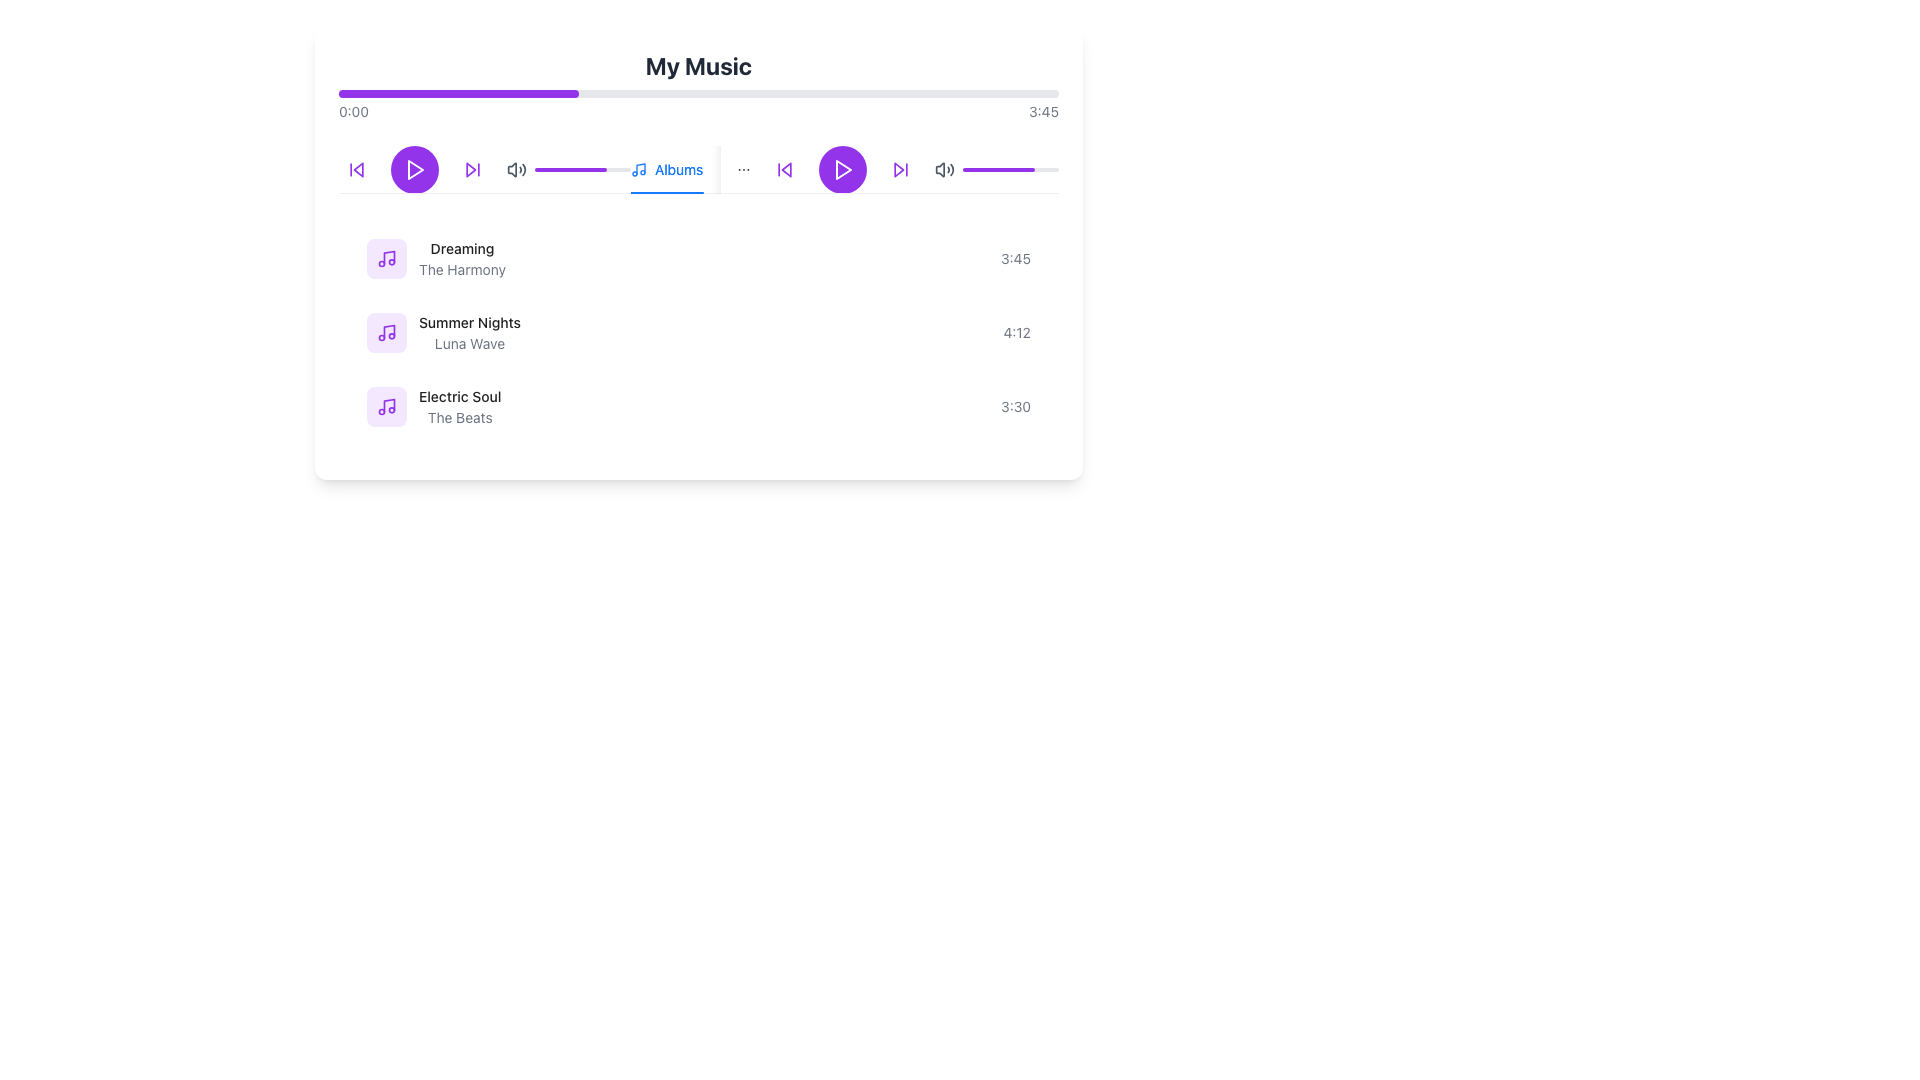 This screenshot has width=1920, height=1080. What do you see at coordinates (356, 168) in the screenshot?
I see `the first button from the left in the row of playback controls to skip to the previous track` at bounding box center [356, 168].